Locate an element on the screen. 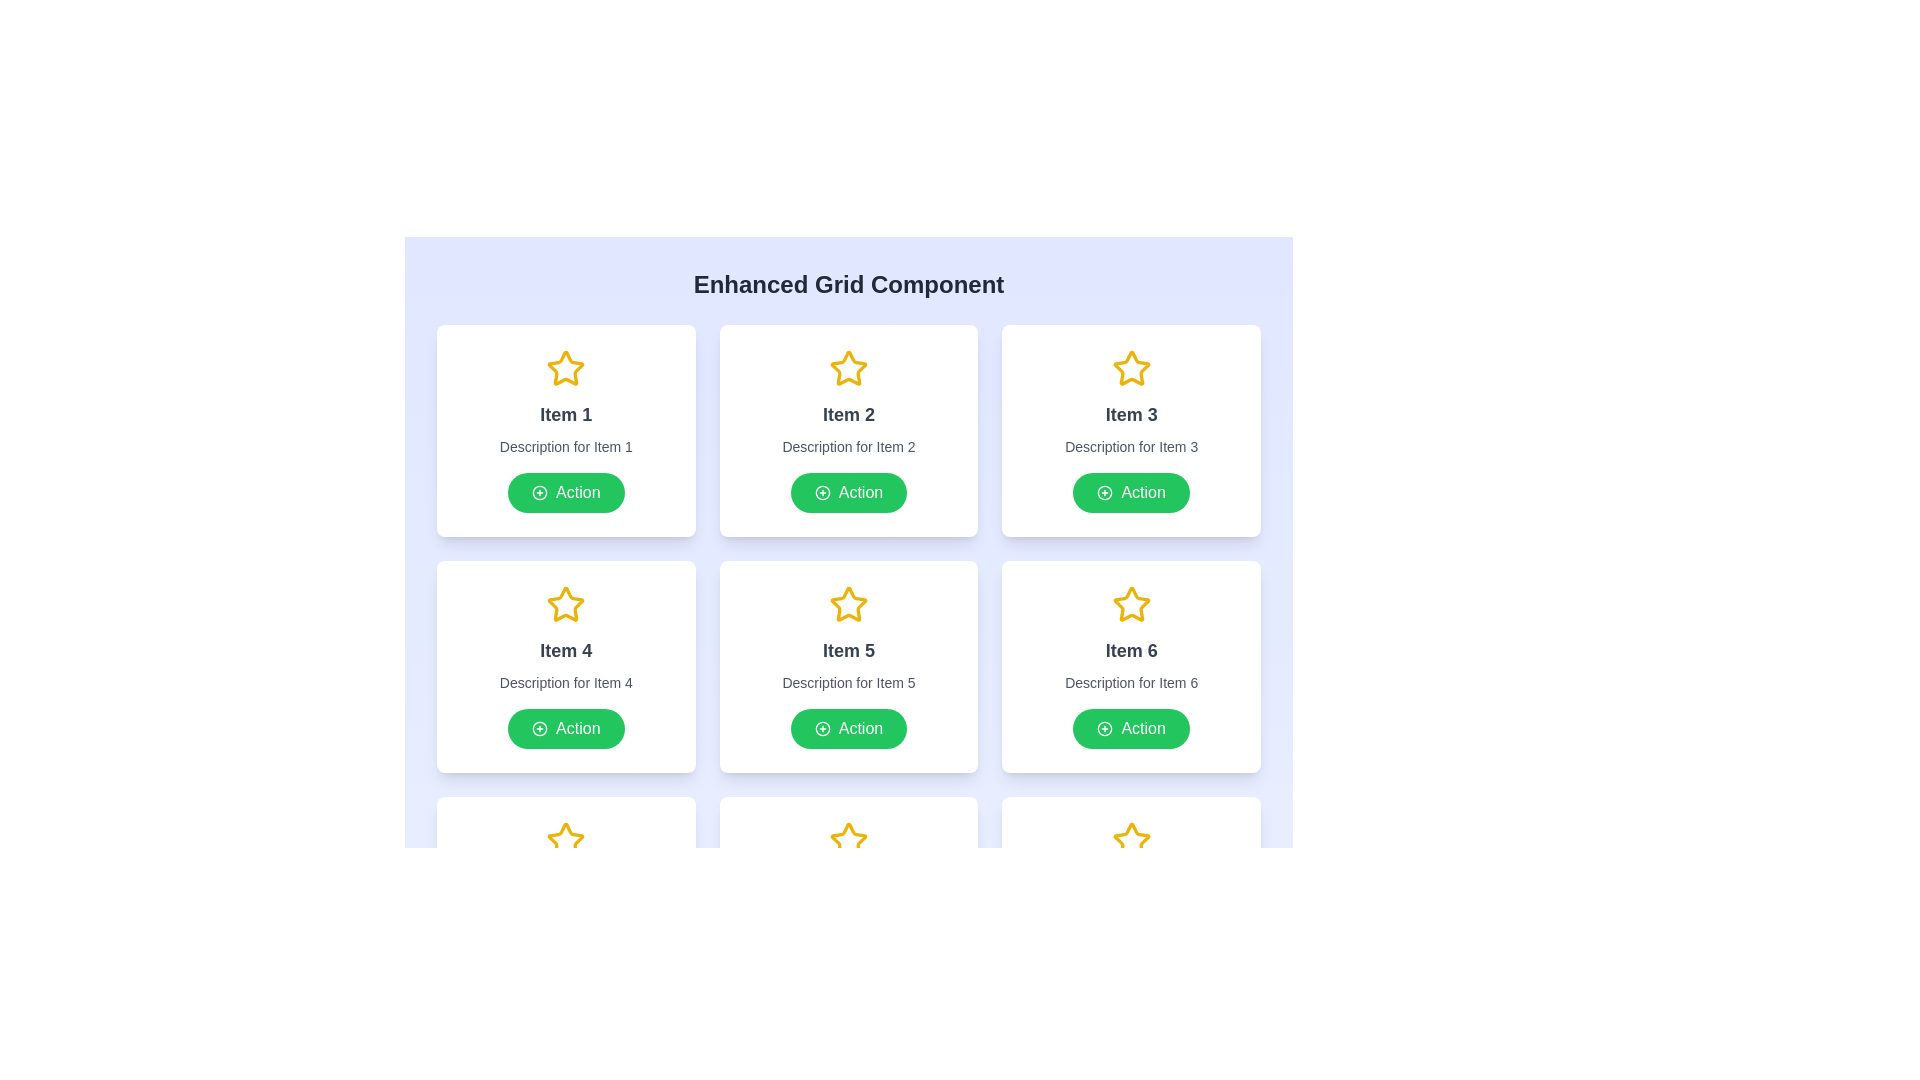 The width and height of the screenshot is (1920, 1080). the button located in the card labeled 'Item 4' in the second row, first column of the grid is located at coordinates (565, 729).